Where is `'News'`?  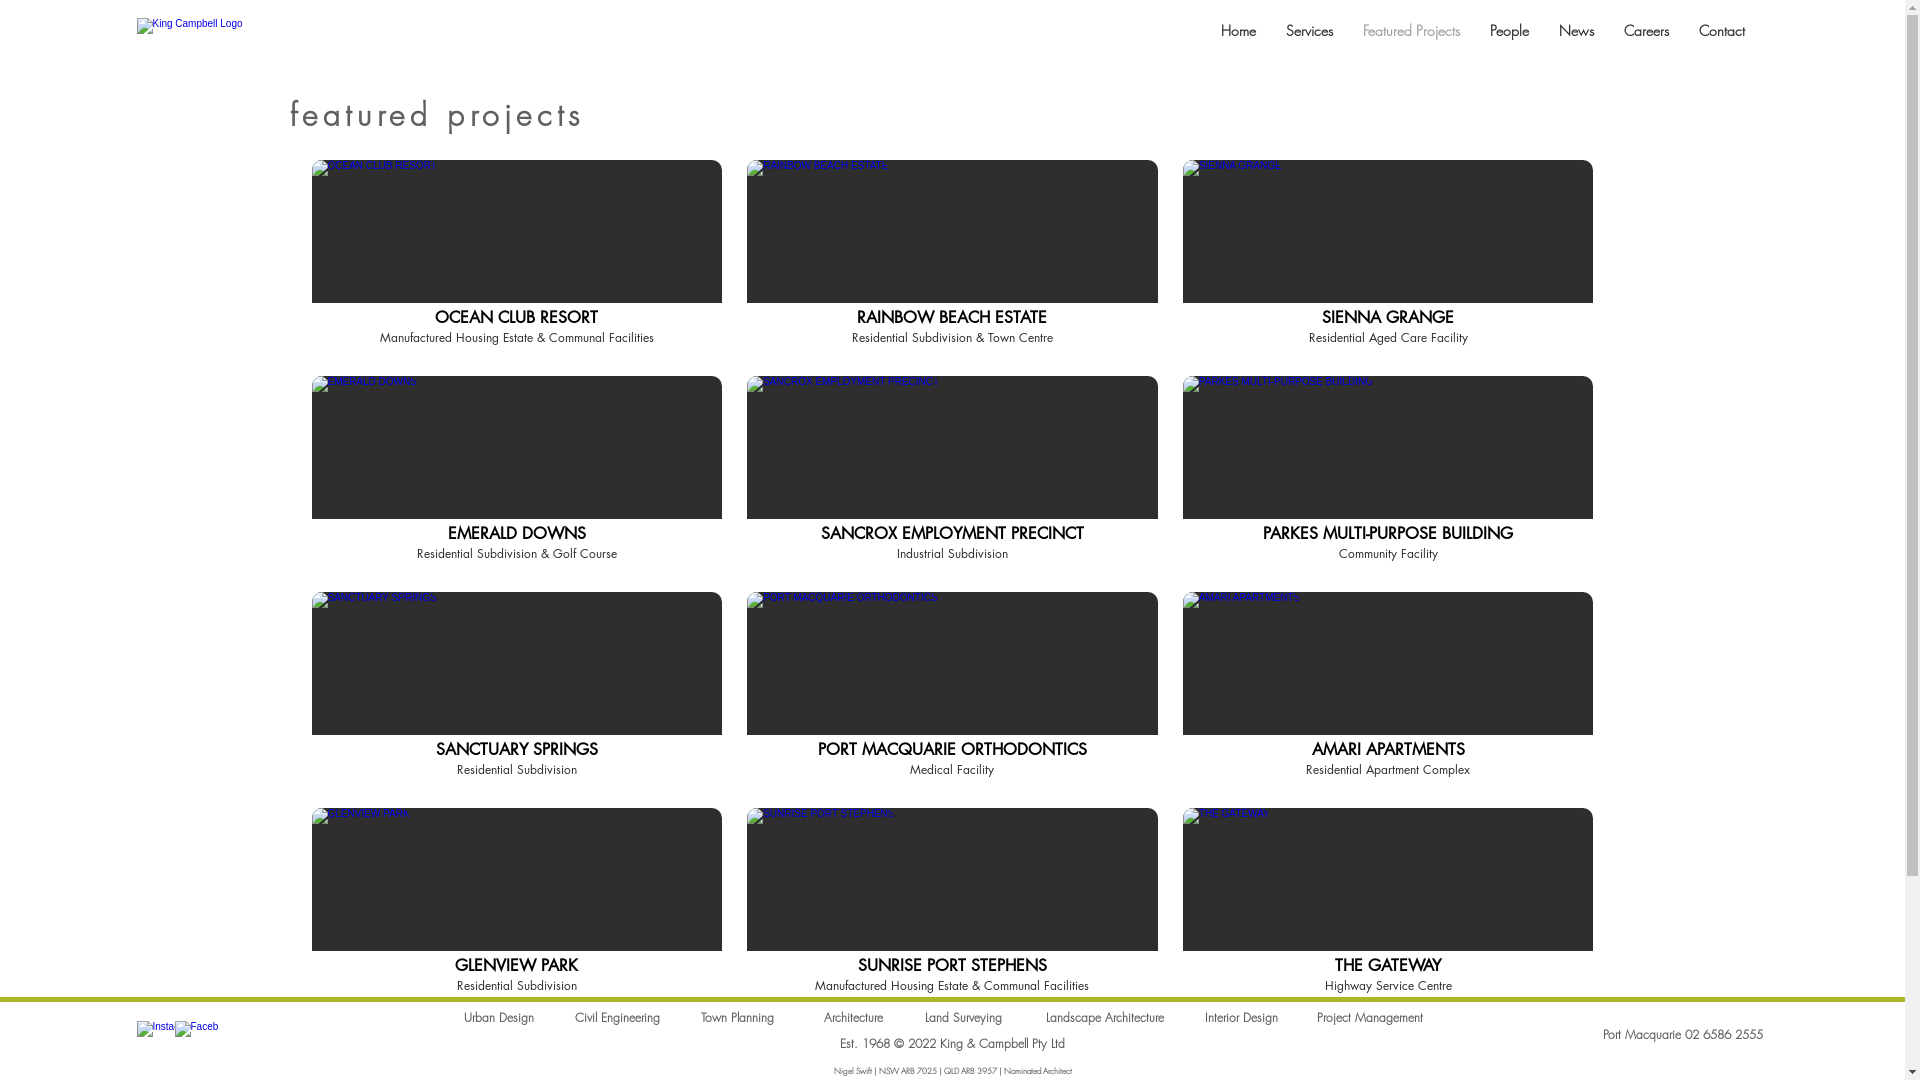 'News' is located at coordinates (1543, 30).